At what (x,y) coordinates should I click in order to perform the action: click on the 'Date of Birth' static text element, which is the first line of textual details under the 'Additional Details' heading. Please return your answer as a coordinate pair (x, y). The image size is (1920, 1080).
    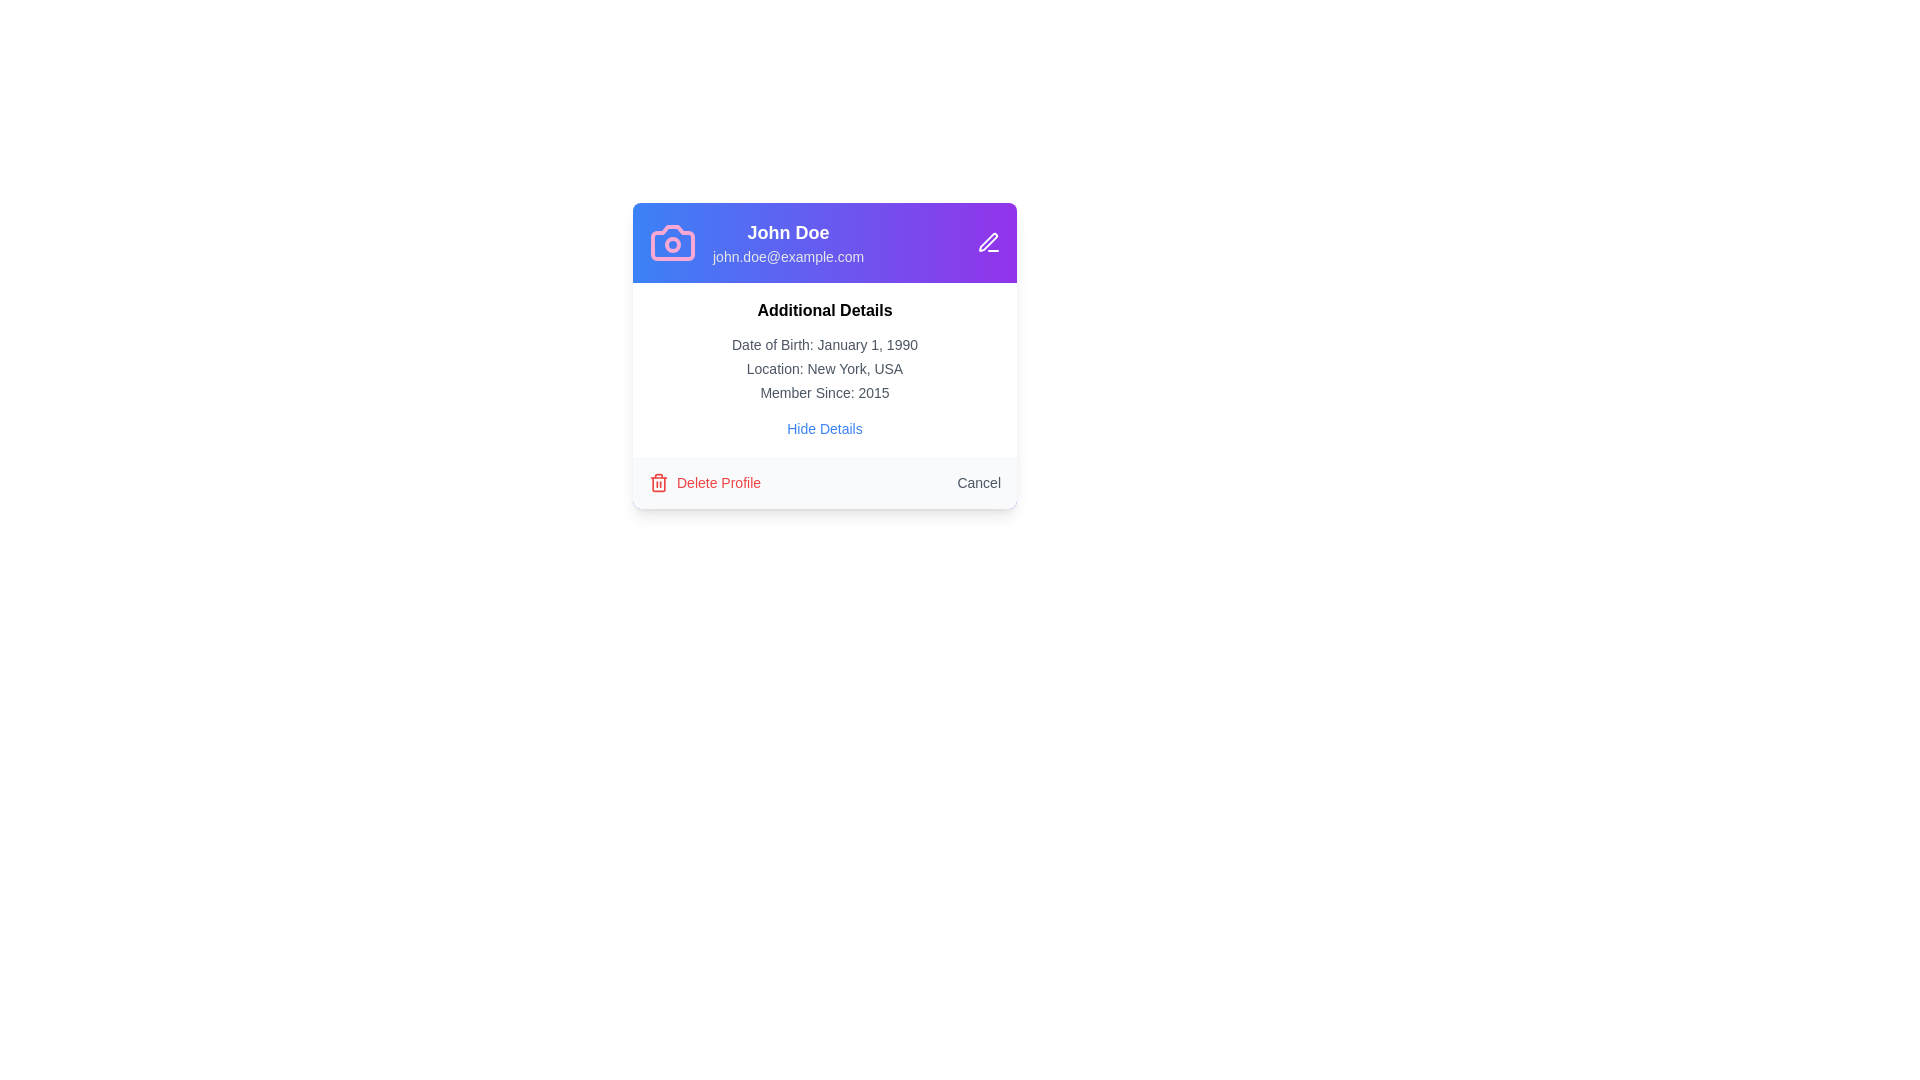
    Looking at the image, I should click on (825, 343).